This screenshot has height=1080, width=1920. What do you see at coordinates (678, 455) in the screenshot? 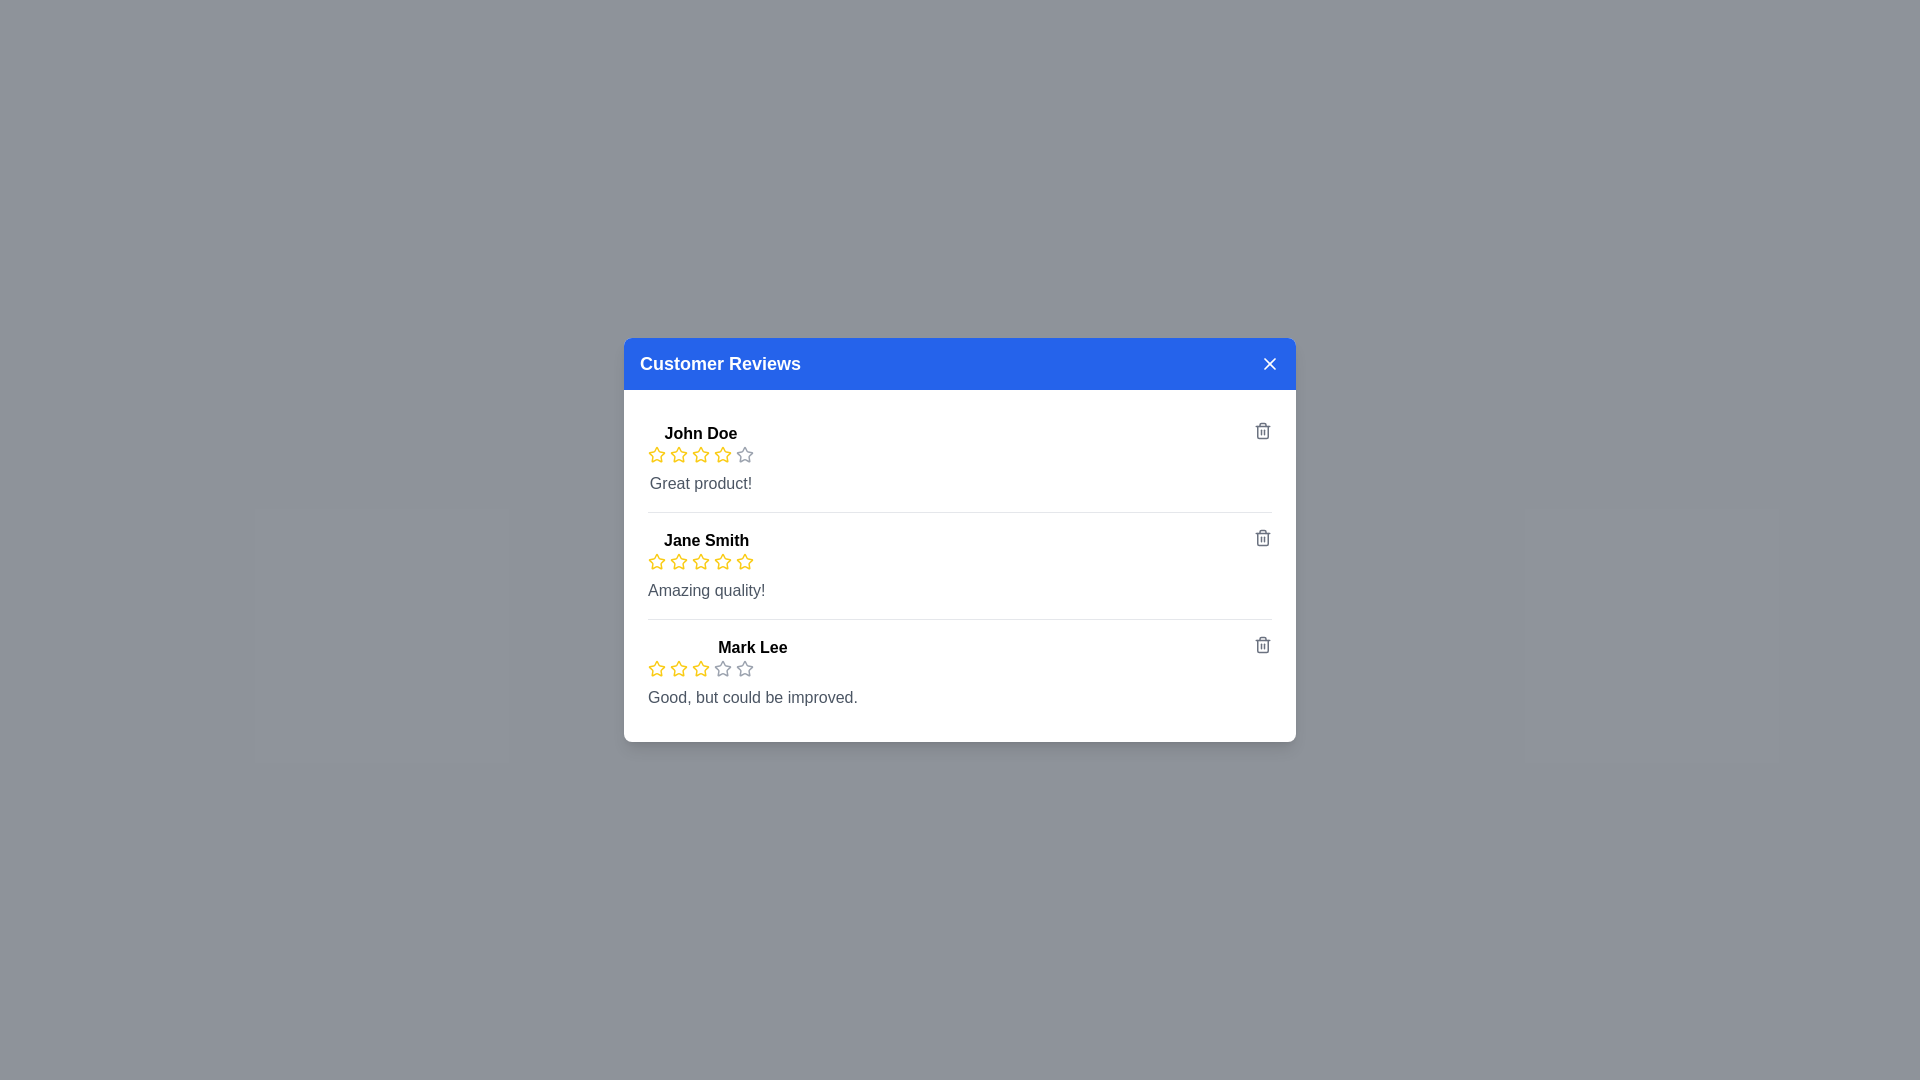
I see `the rating to 2 stars by clicking on the corresponding star` at bounding box center [678, 455].